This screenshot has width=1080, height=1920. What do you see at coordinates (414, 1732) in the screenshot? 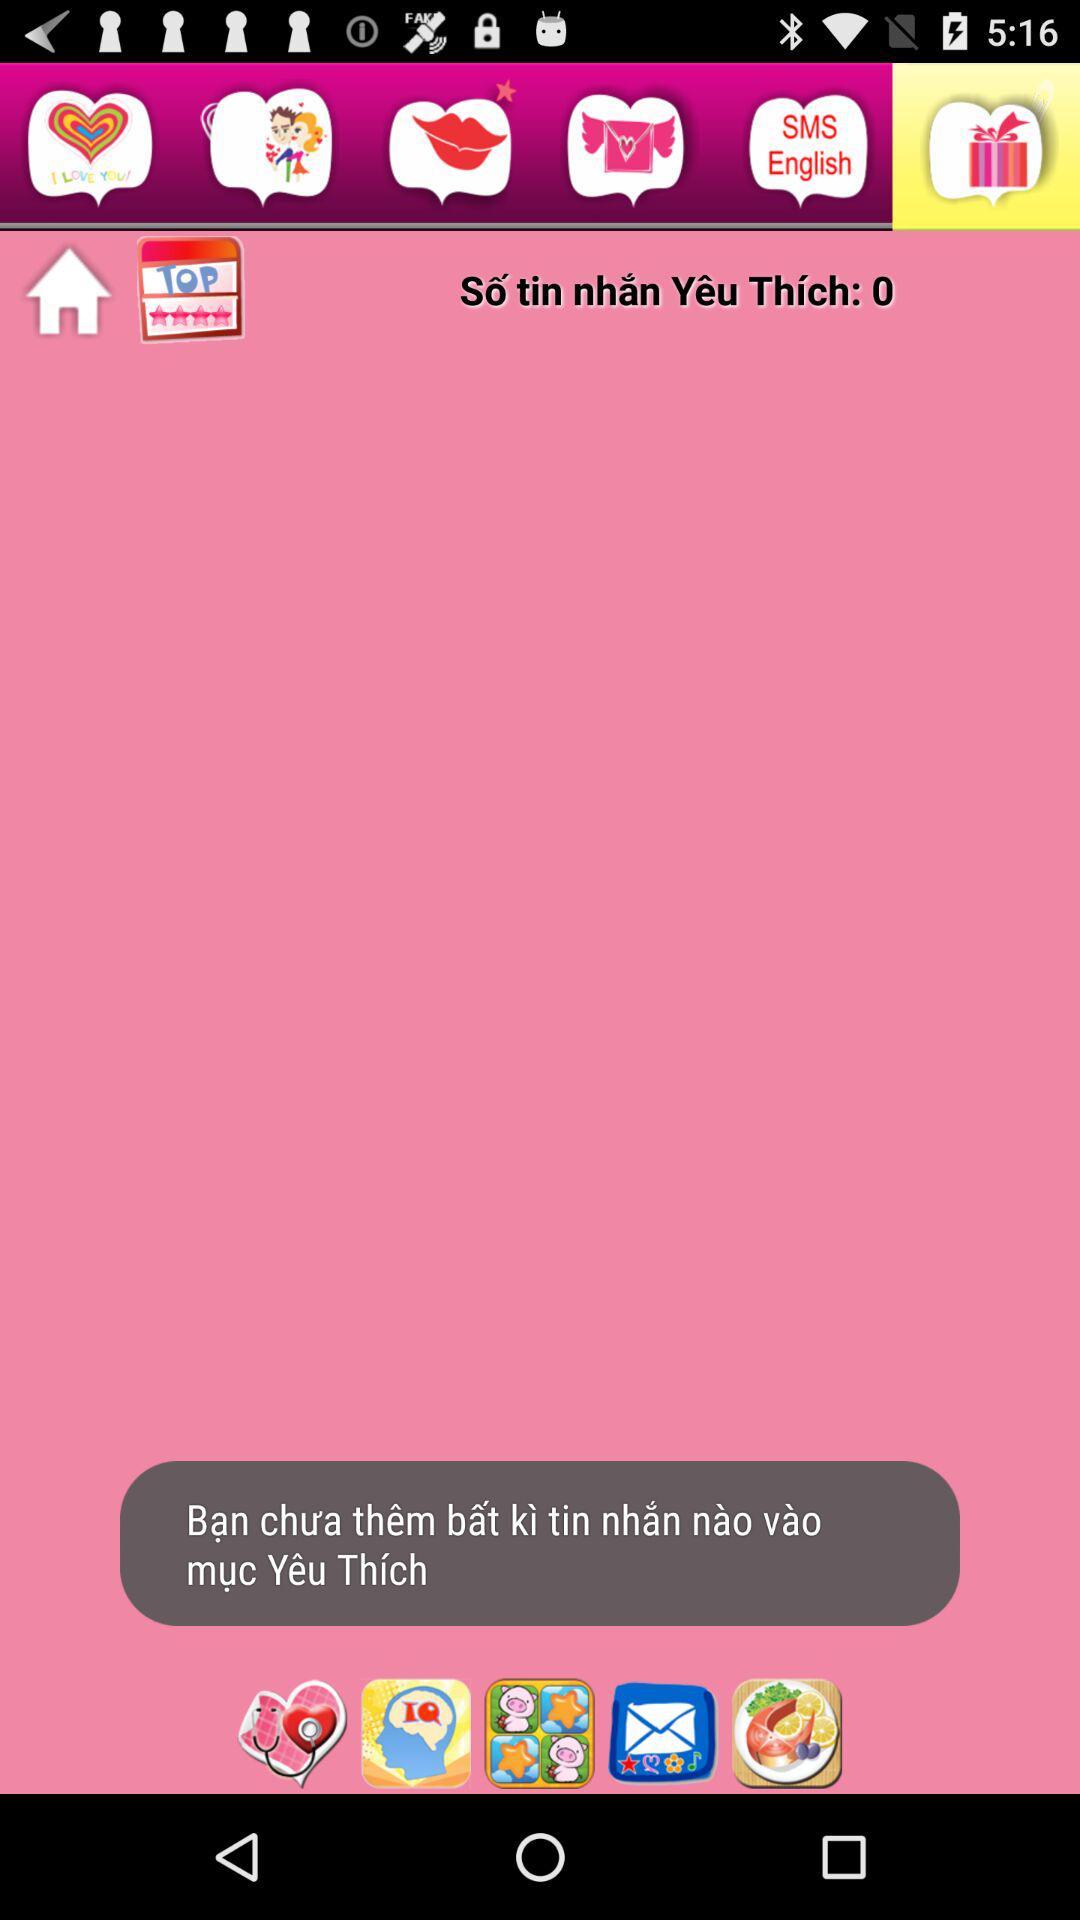
I see `option` at bounding box center [414, 1732].